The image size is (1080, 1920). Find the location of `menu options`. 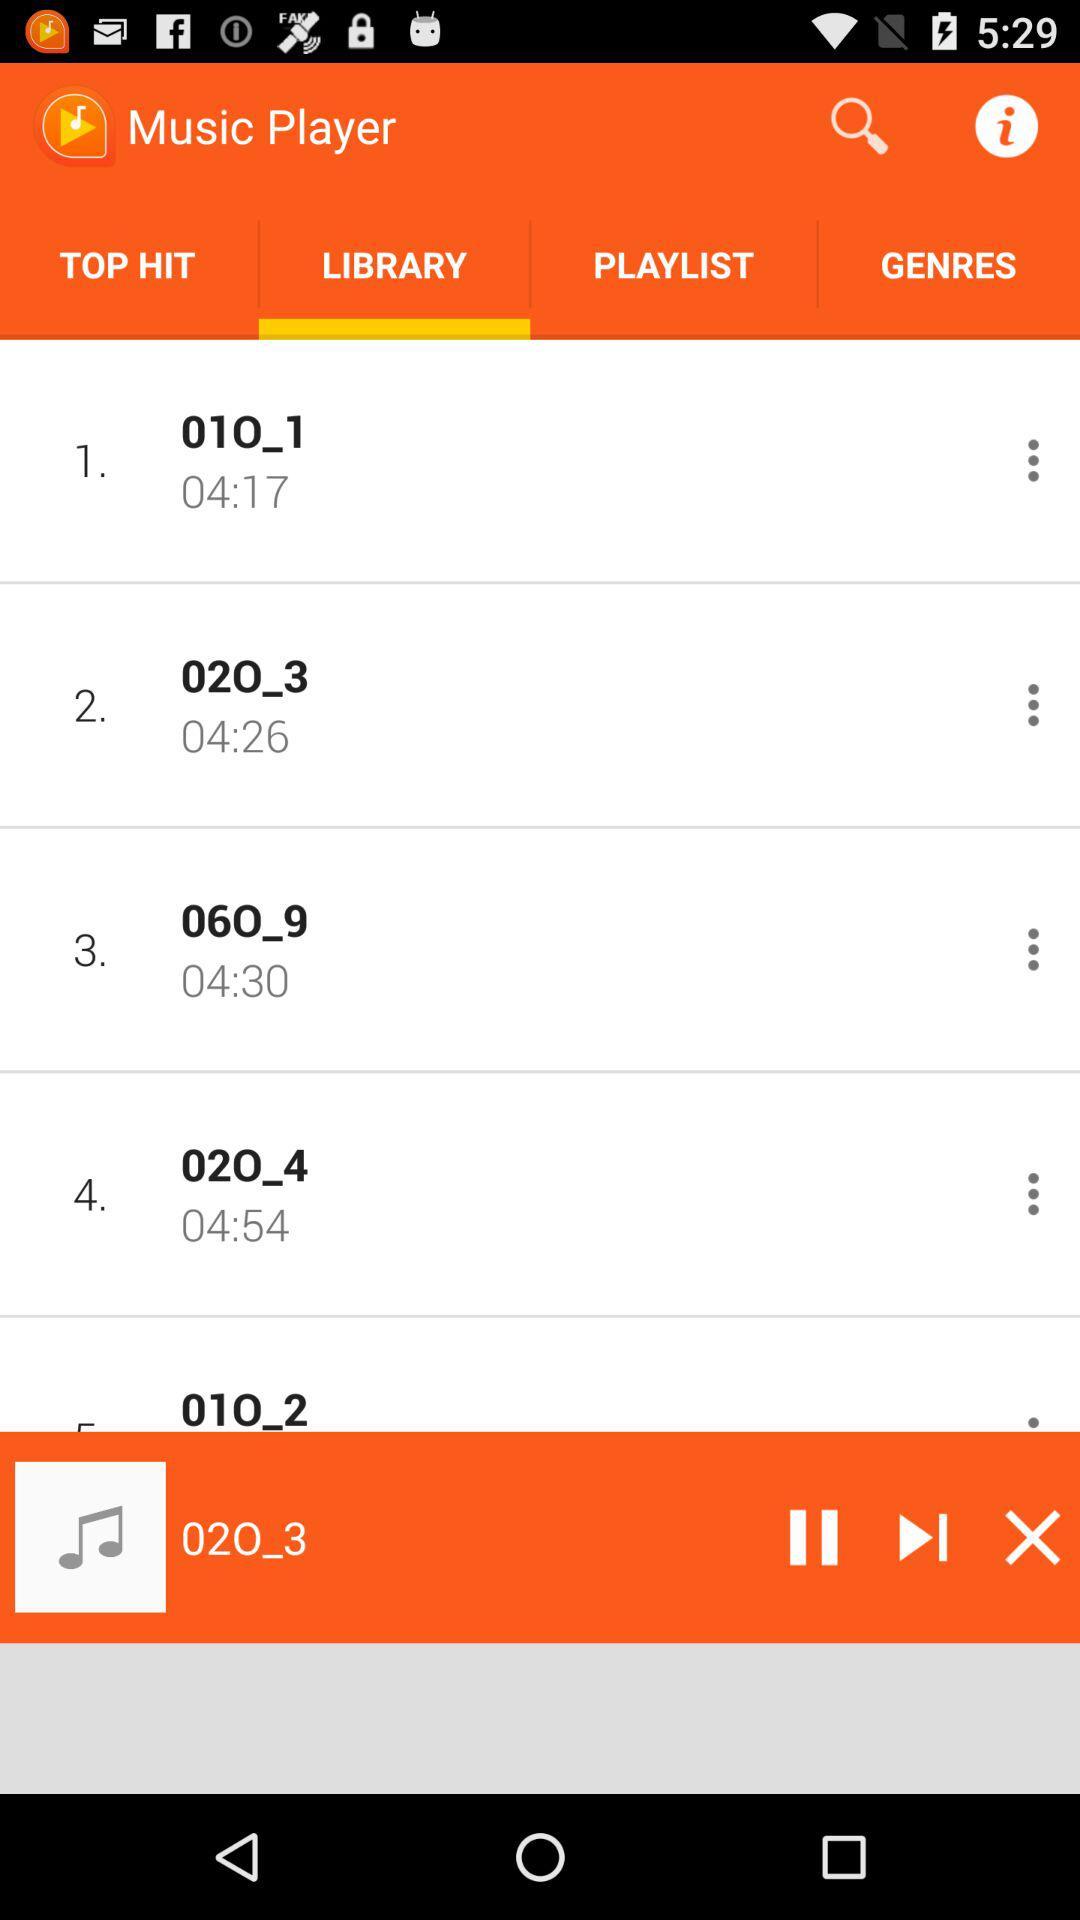

menu options is located at coordinates (1033, 1418).